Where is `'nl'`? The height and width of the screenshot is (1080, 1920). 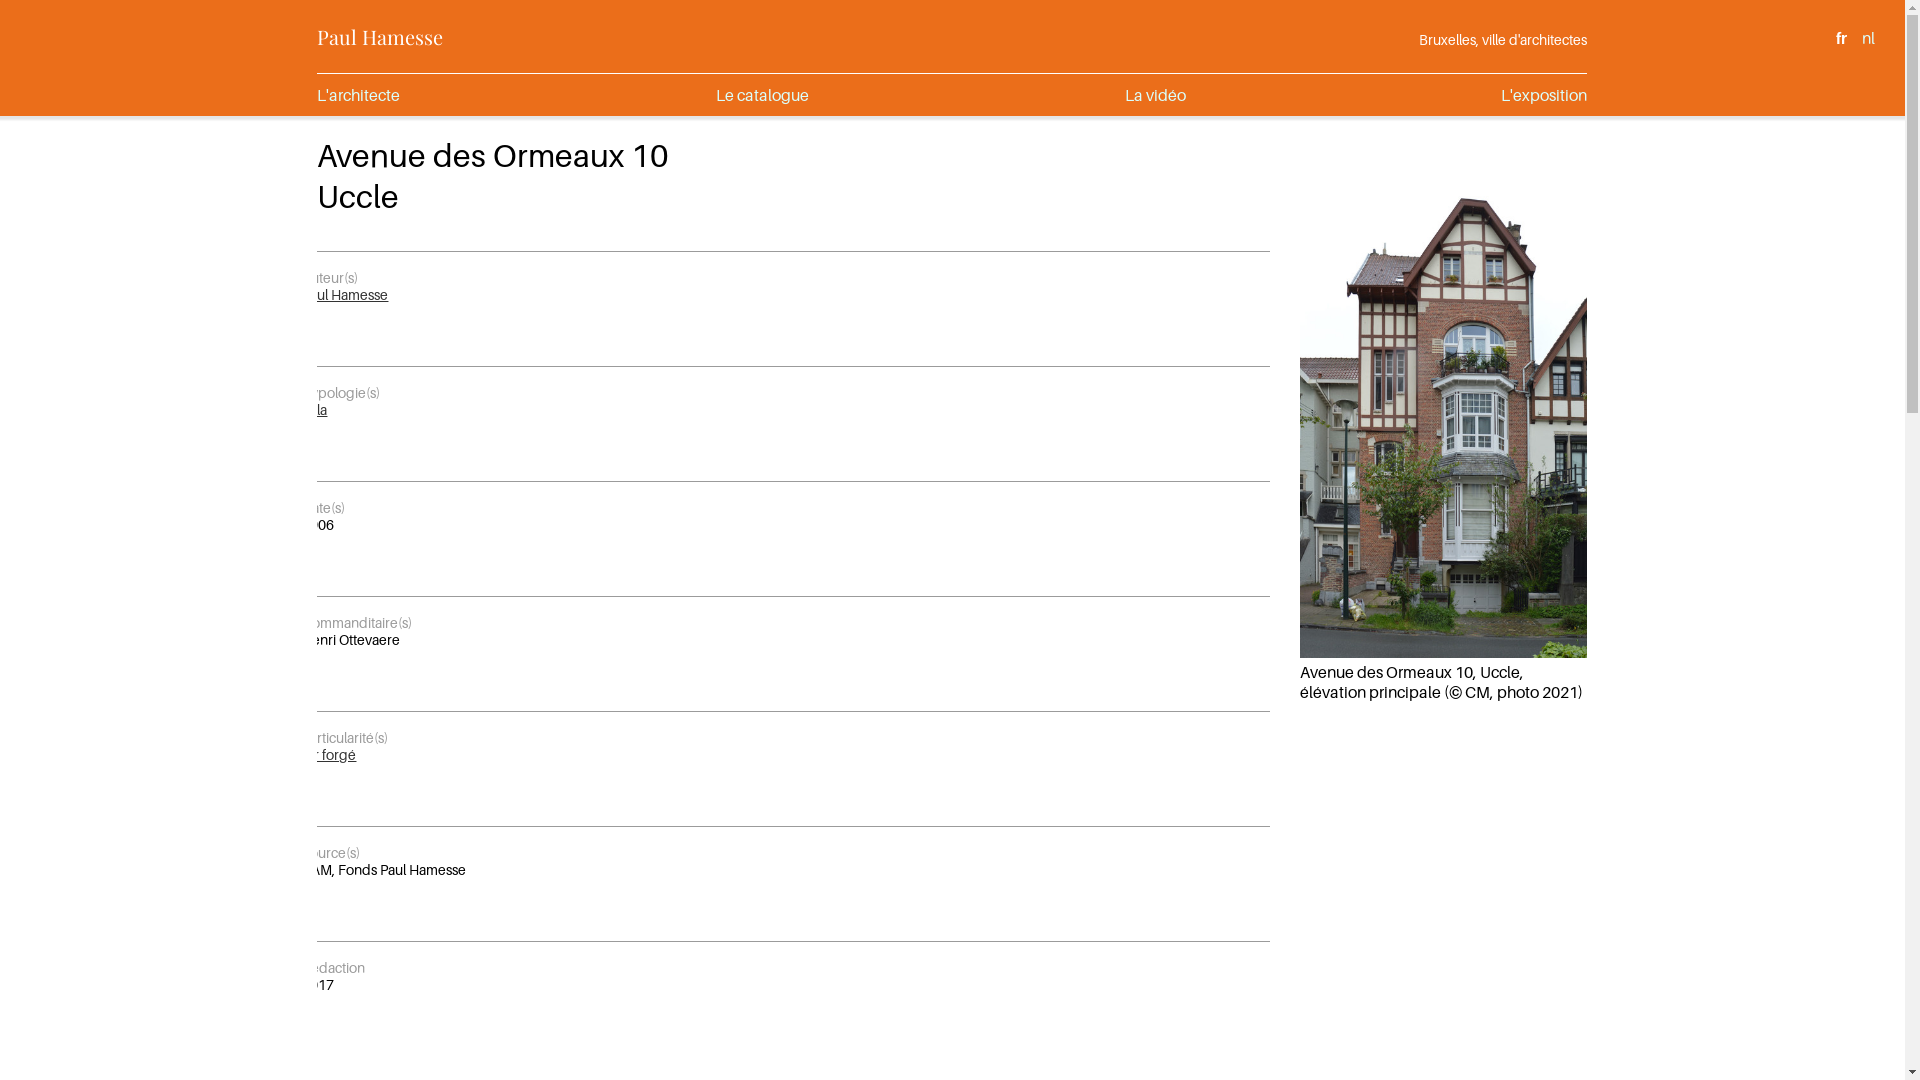 'nl' is located at coordinates (1867, 38).